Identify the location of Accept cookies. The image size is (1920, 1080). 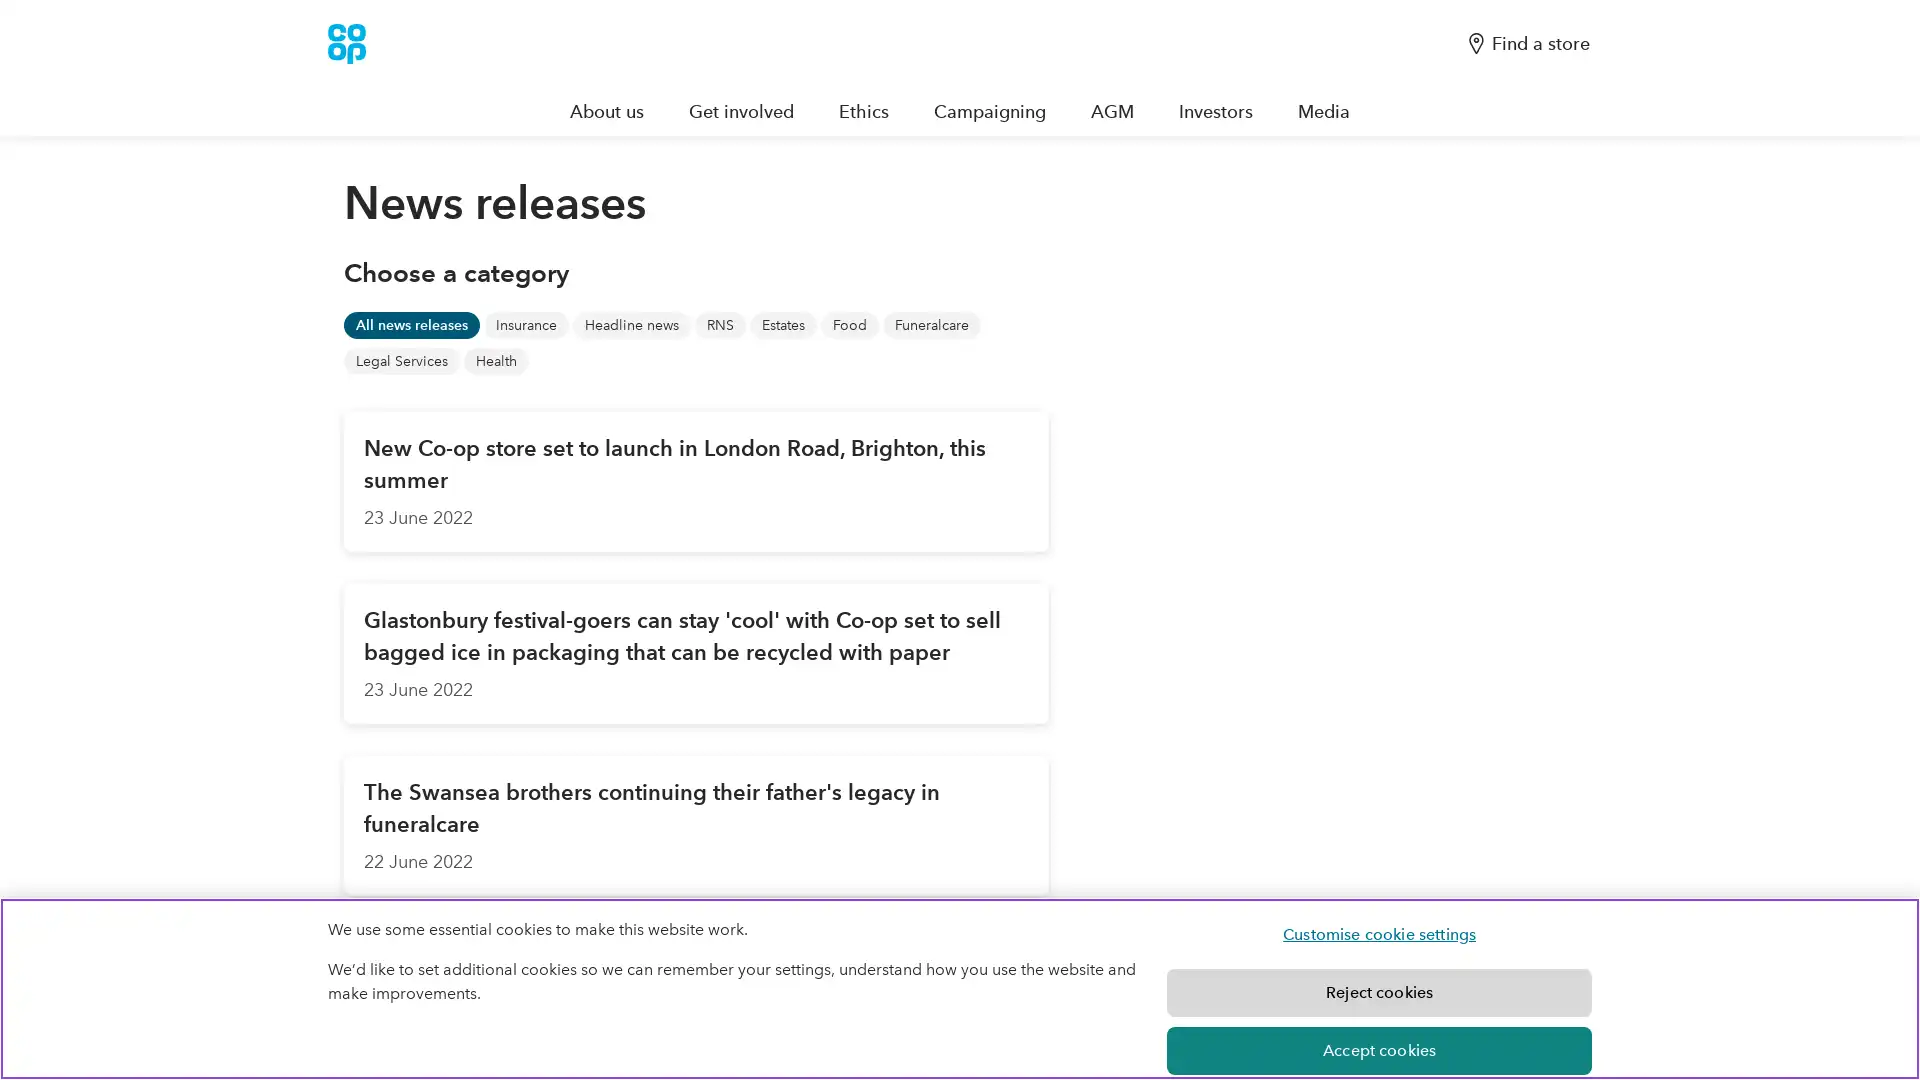
(1377, 1049).